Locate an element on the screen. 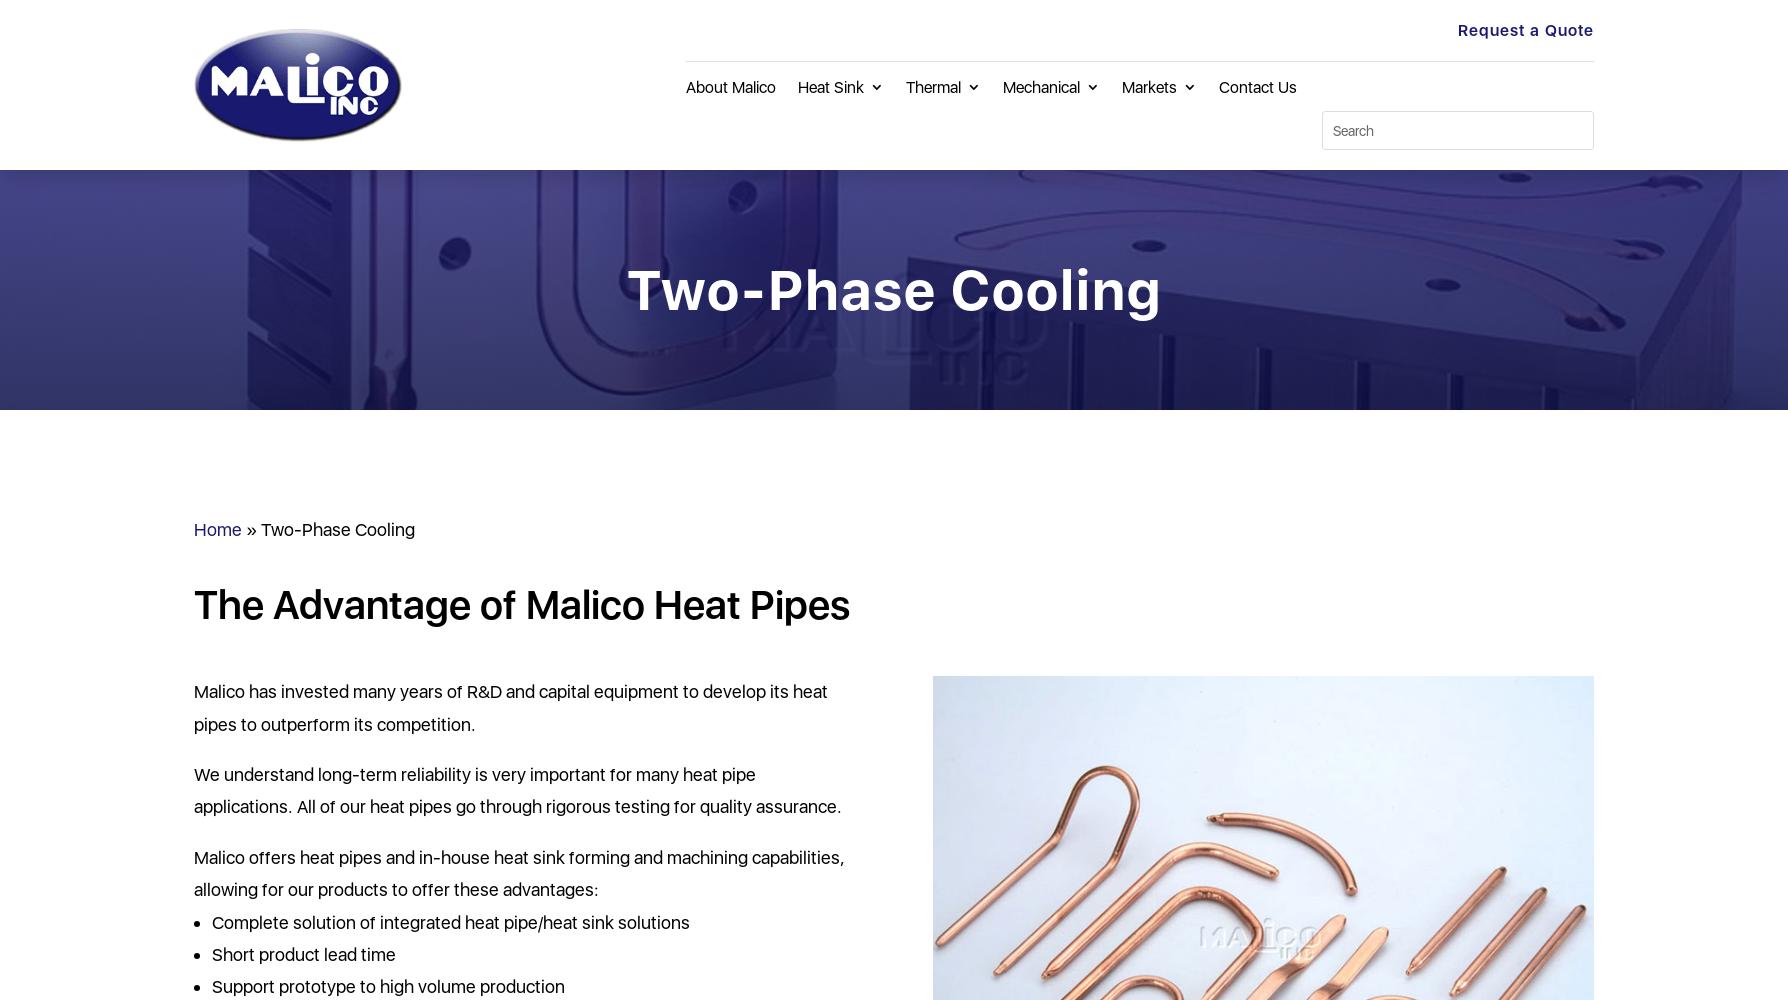  'Complete solution of integrated heat pipe/heat sink solutions' is located at coordinates (450, 921).